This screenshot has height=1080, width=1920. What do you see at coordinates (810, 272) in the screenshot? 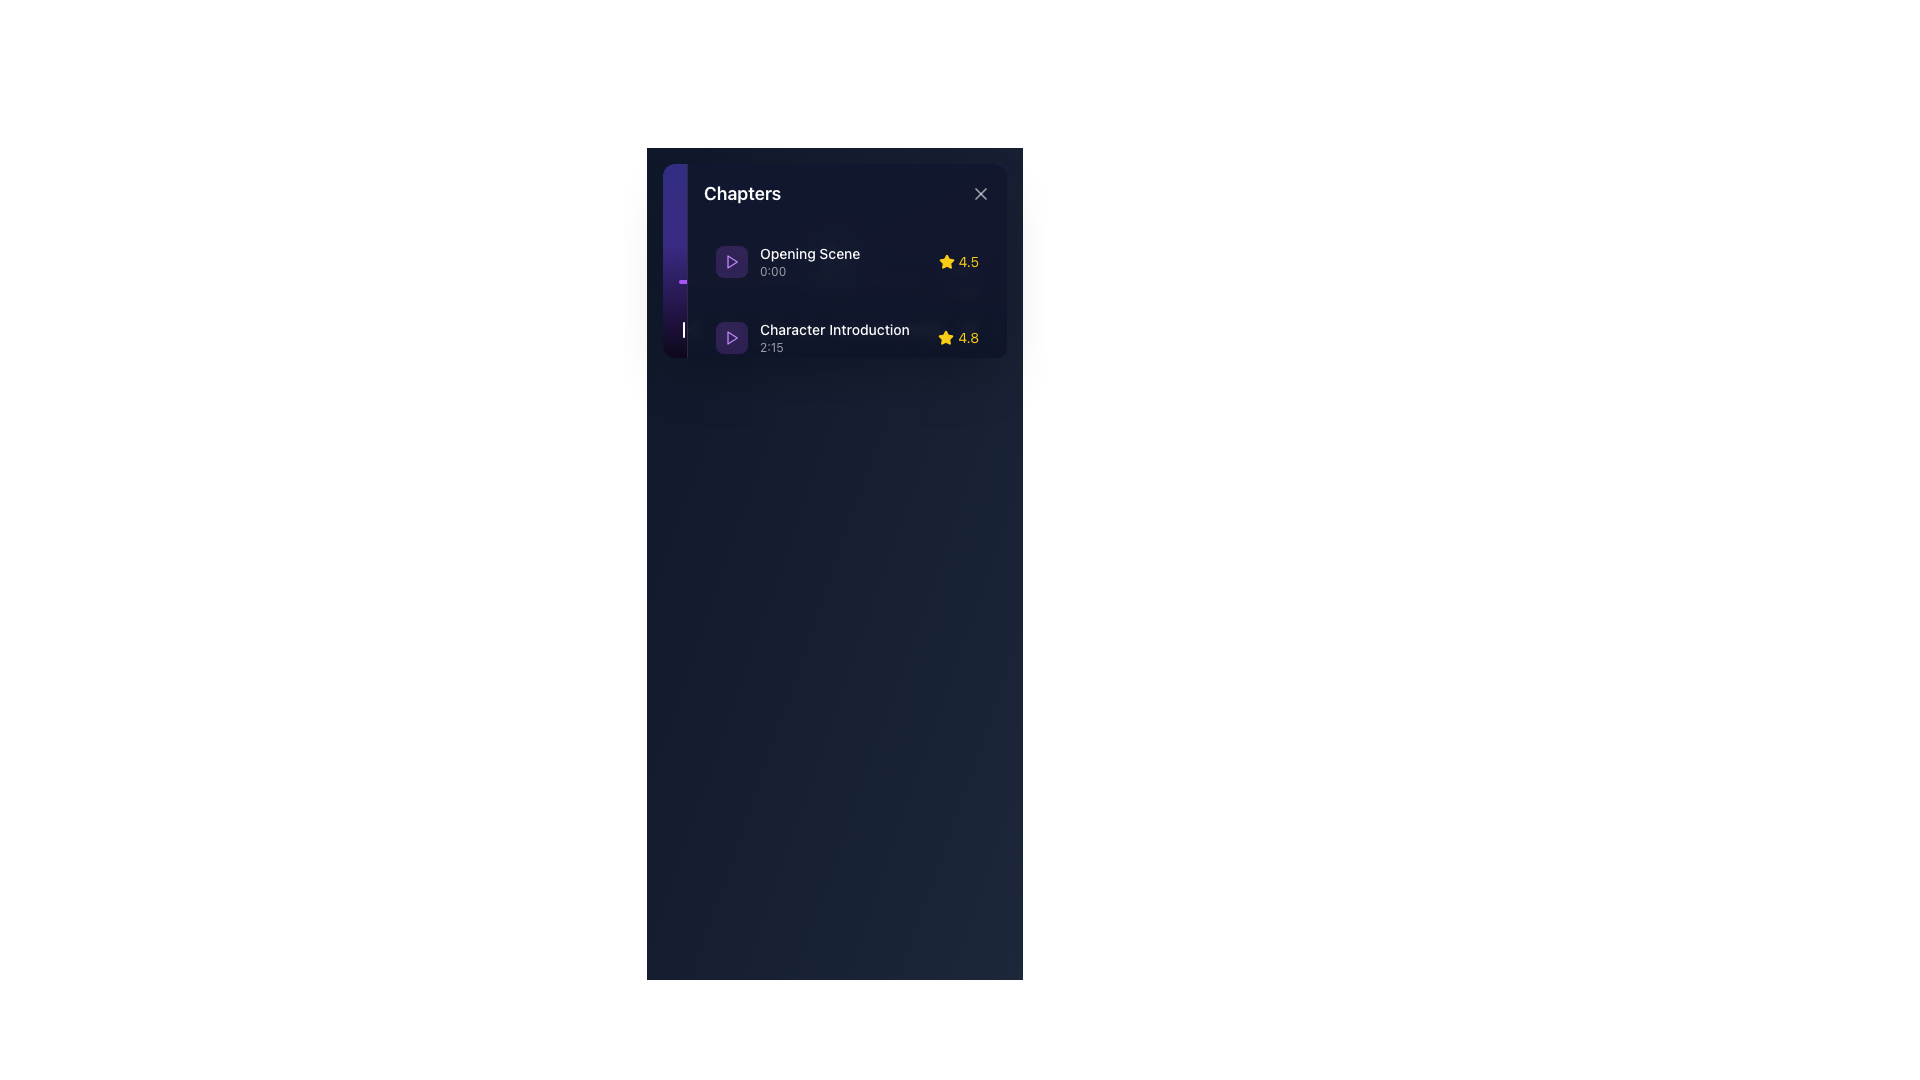
I see `the time indicator text displaying '0:00', which is styled with white text on a dark background and located beneath 'Opening Scene'` at bounding box center [810, 272].